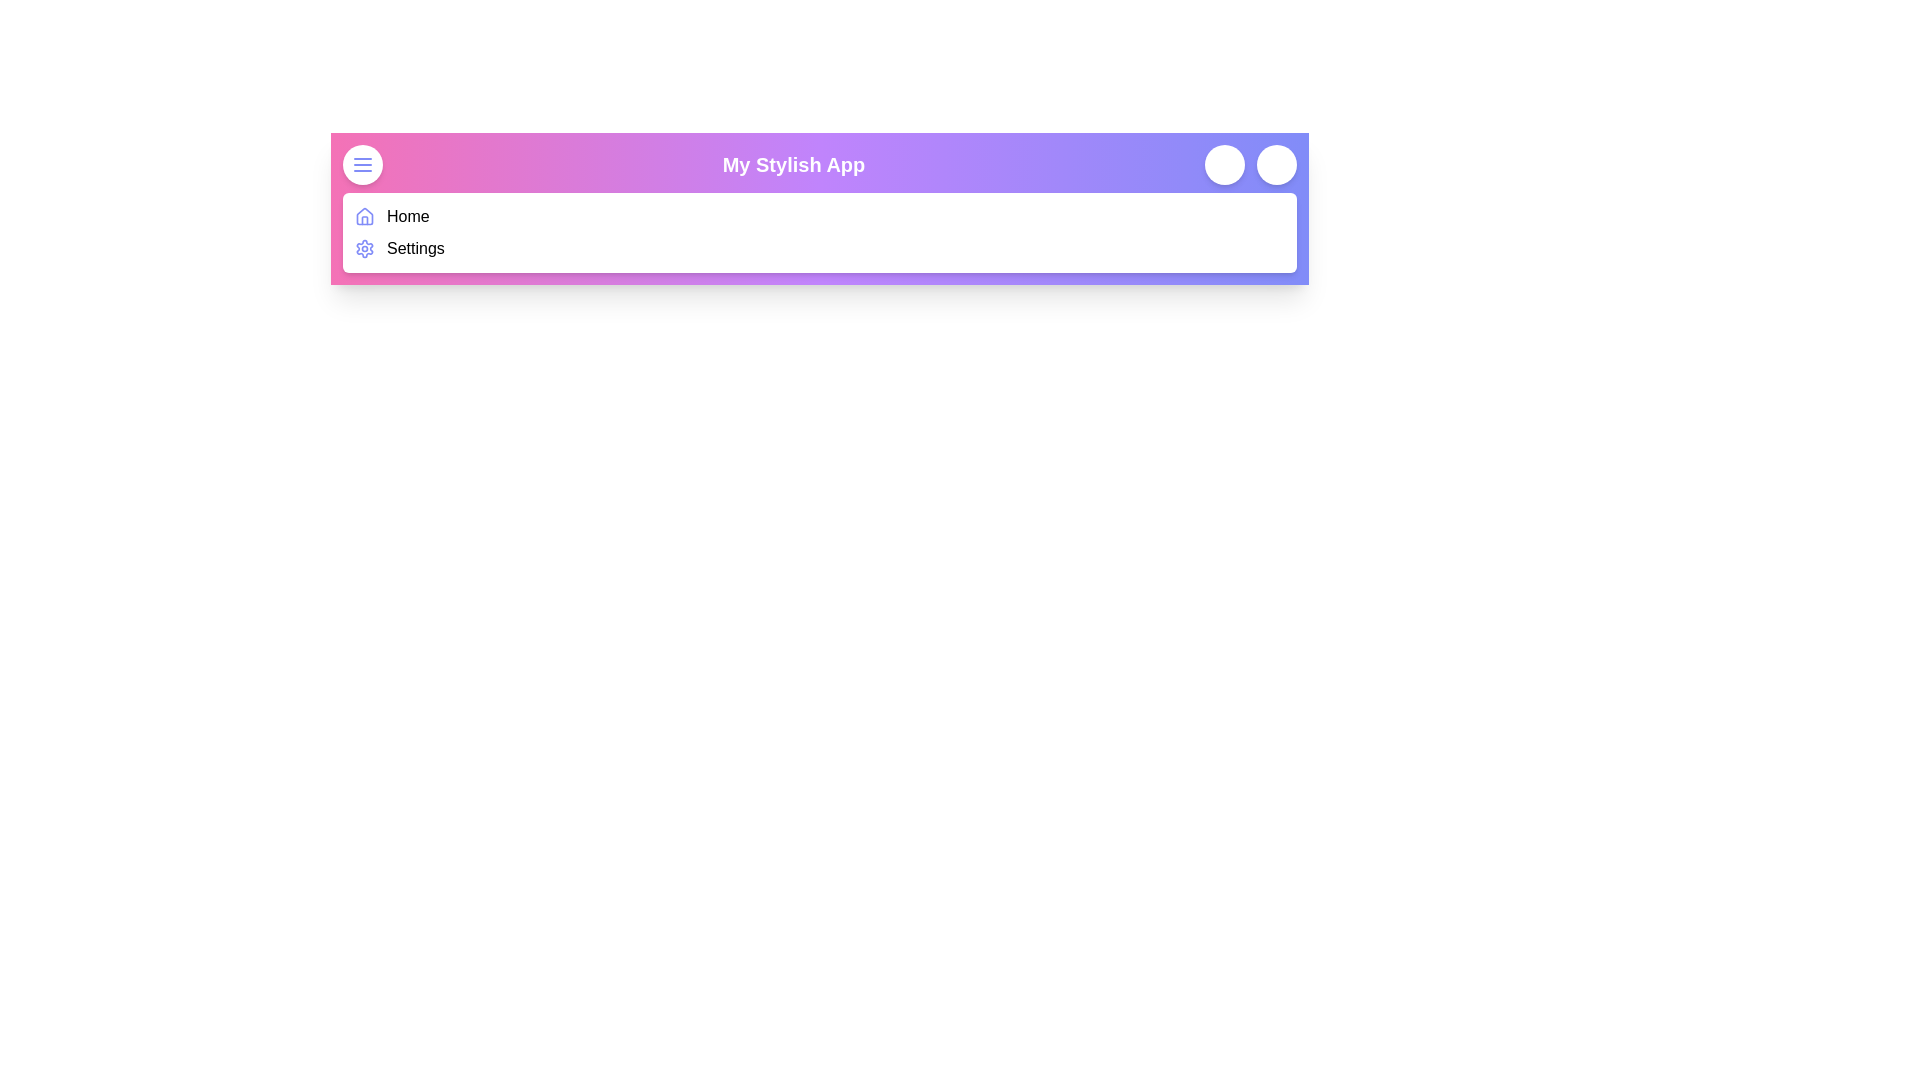 The width and height of the screenshot is (1920, 1080). I want to click on the 'Settings' menu item in the navigation bar, so click(413, 248).